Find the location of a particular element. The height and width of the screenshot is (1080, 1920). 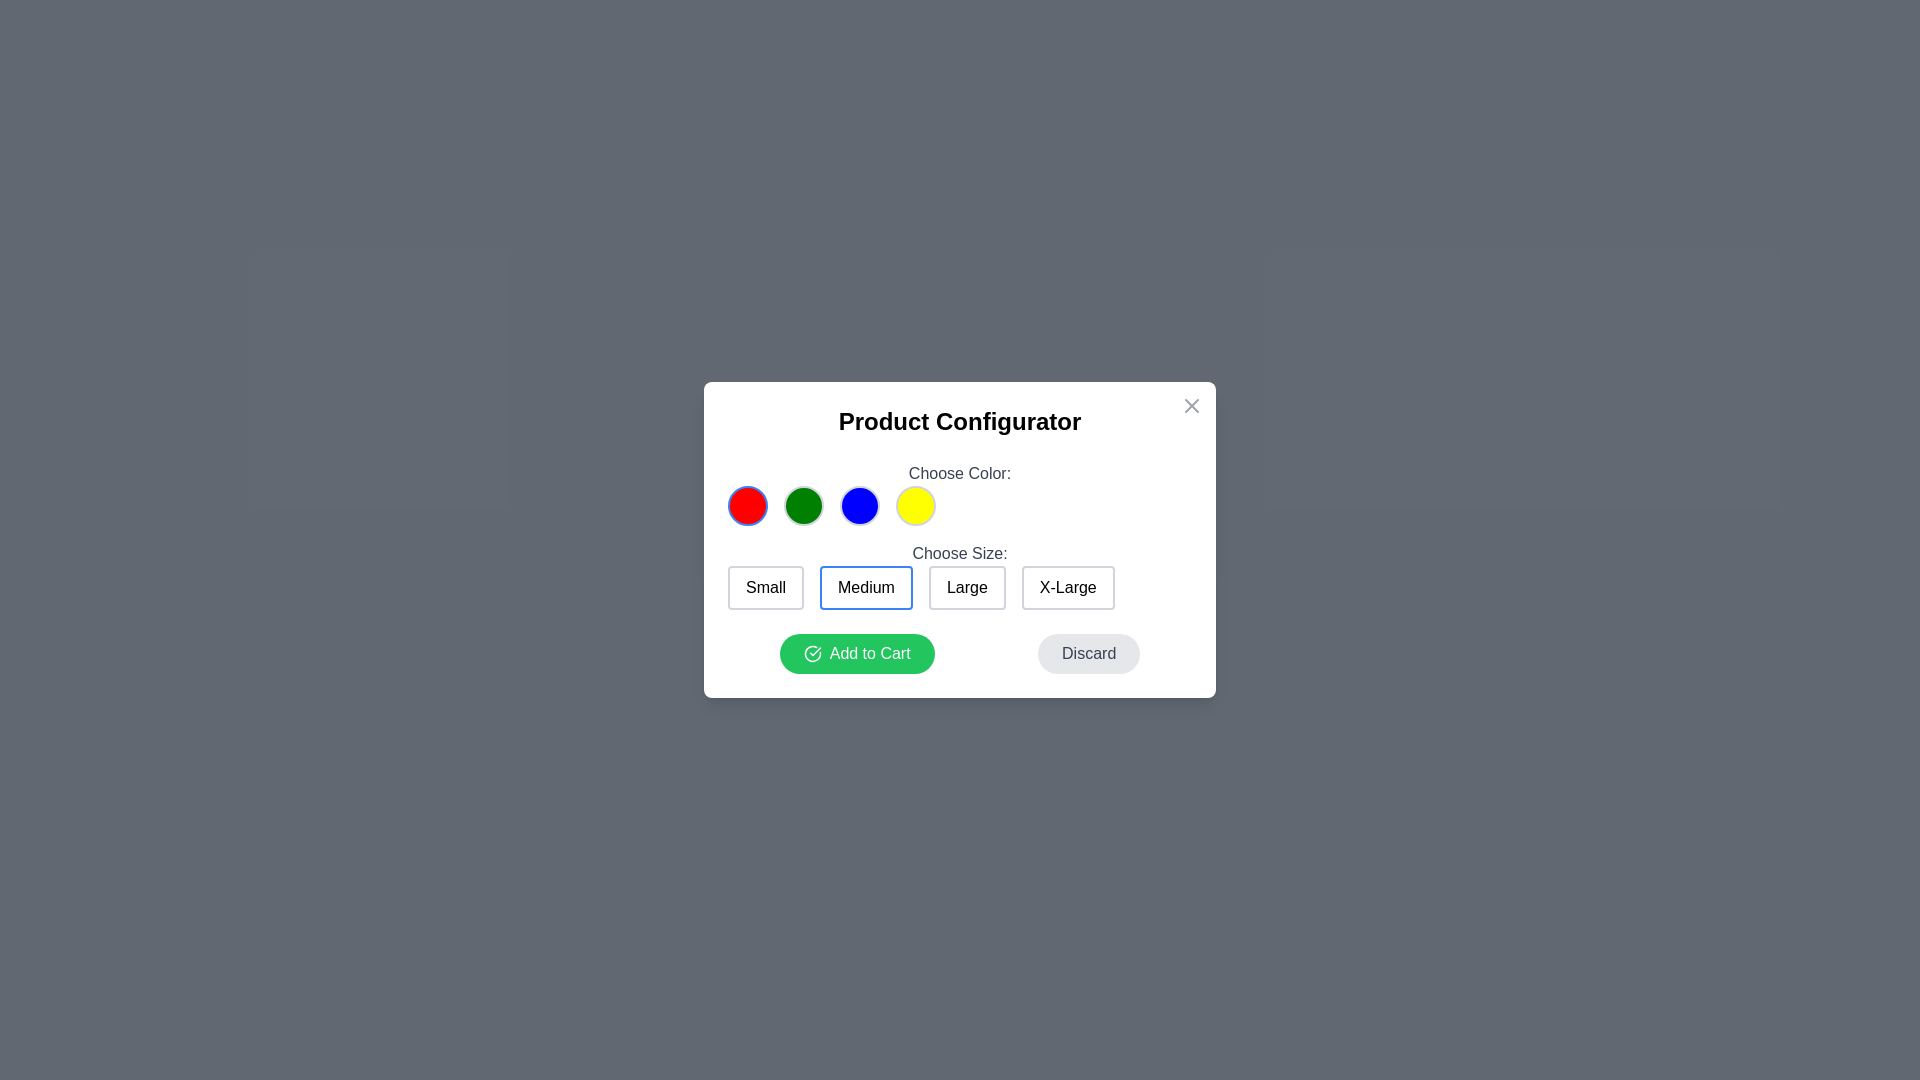

the bold title text 'Product Configurator' located at the top center of the modal dialog box is located at coordinates (960, 420).